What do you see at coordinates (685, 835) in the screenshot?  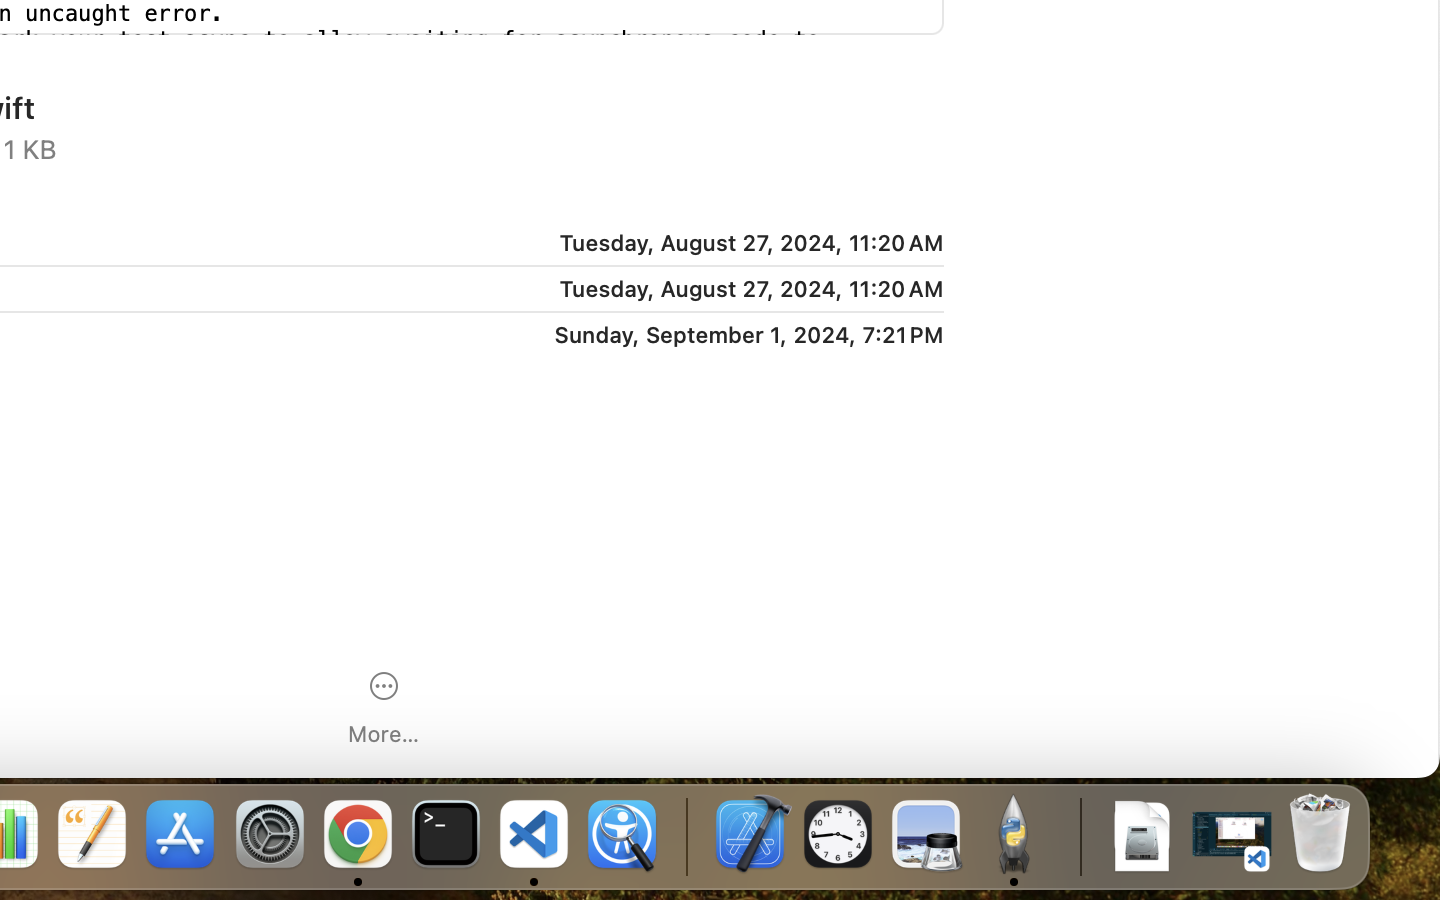 I see `'0.4285714328289032'` at bounding box center [685, 835].